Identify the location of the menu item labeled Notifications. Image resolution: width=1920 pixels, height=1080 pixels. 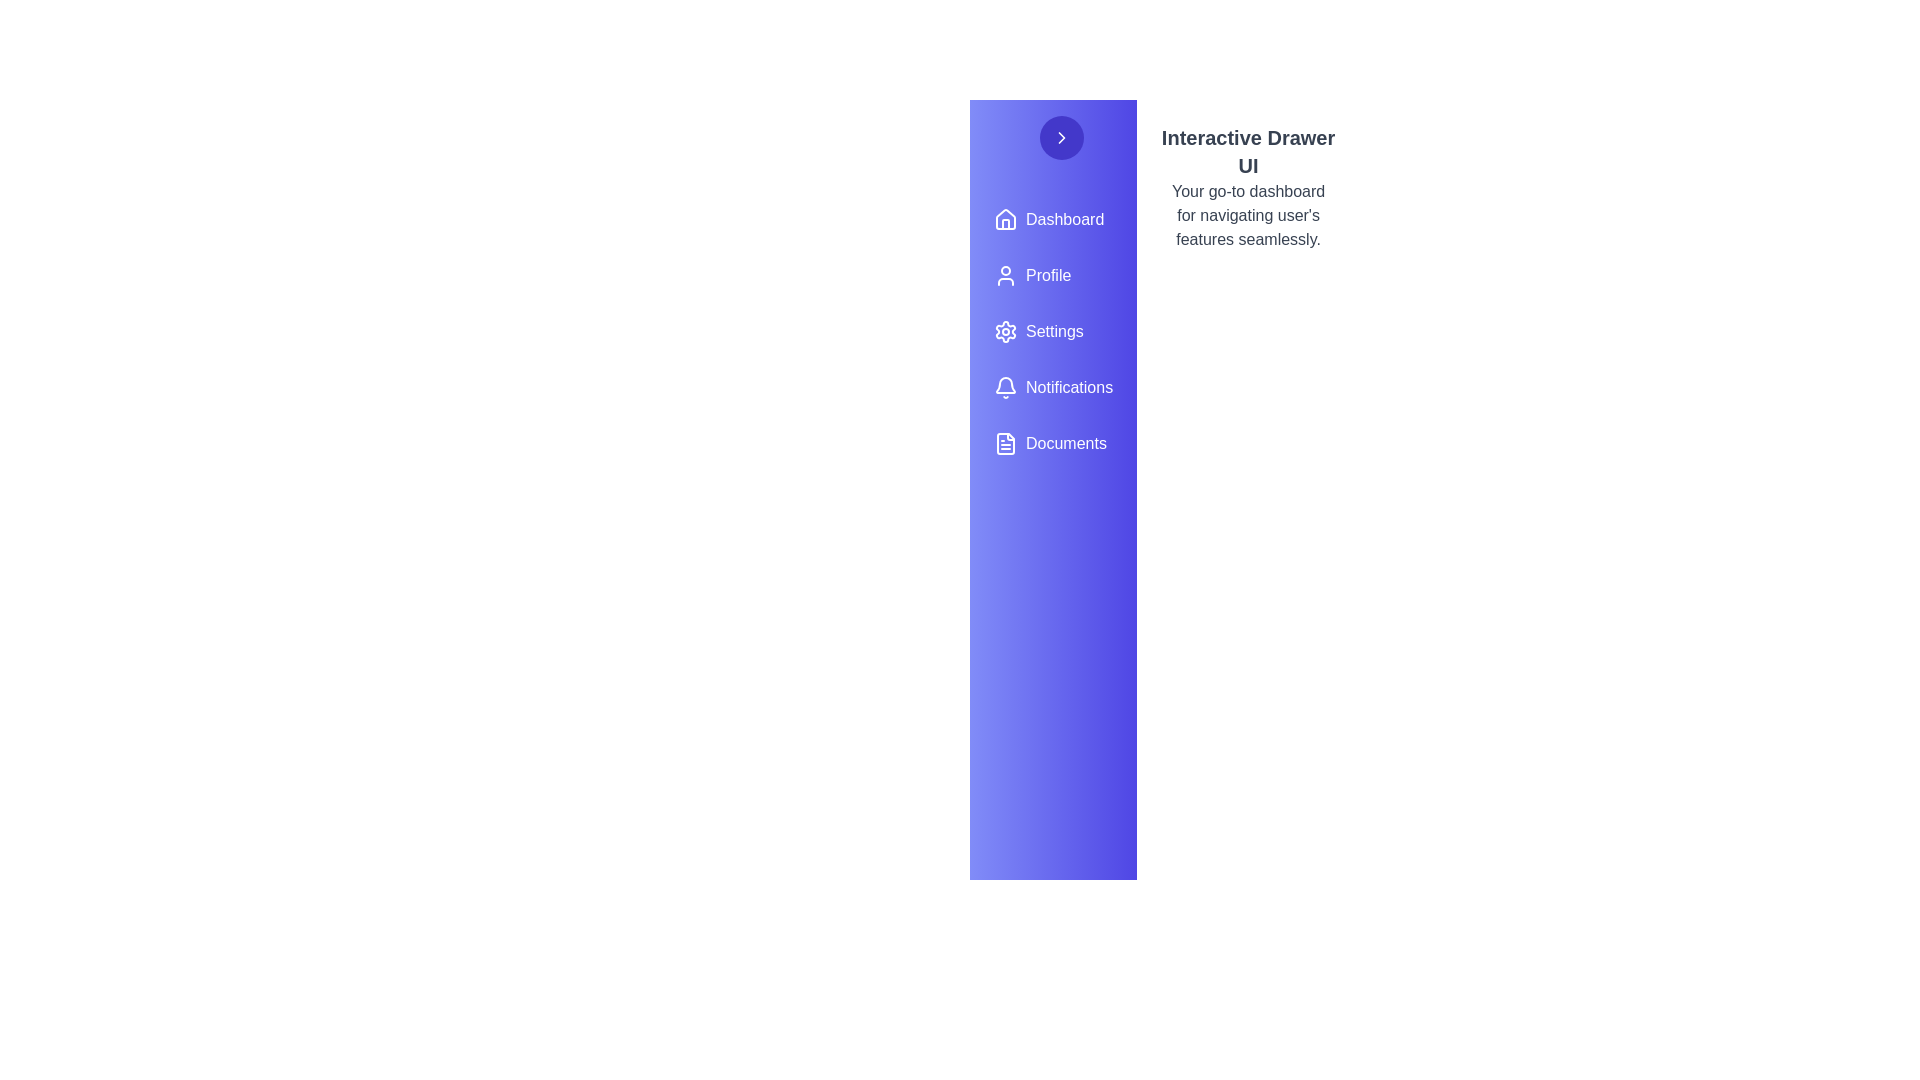
(1052, 388).